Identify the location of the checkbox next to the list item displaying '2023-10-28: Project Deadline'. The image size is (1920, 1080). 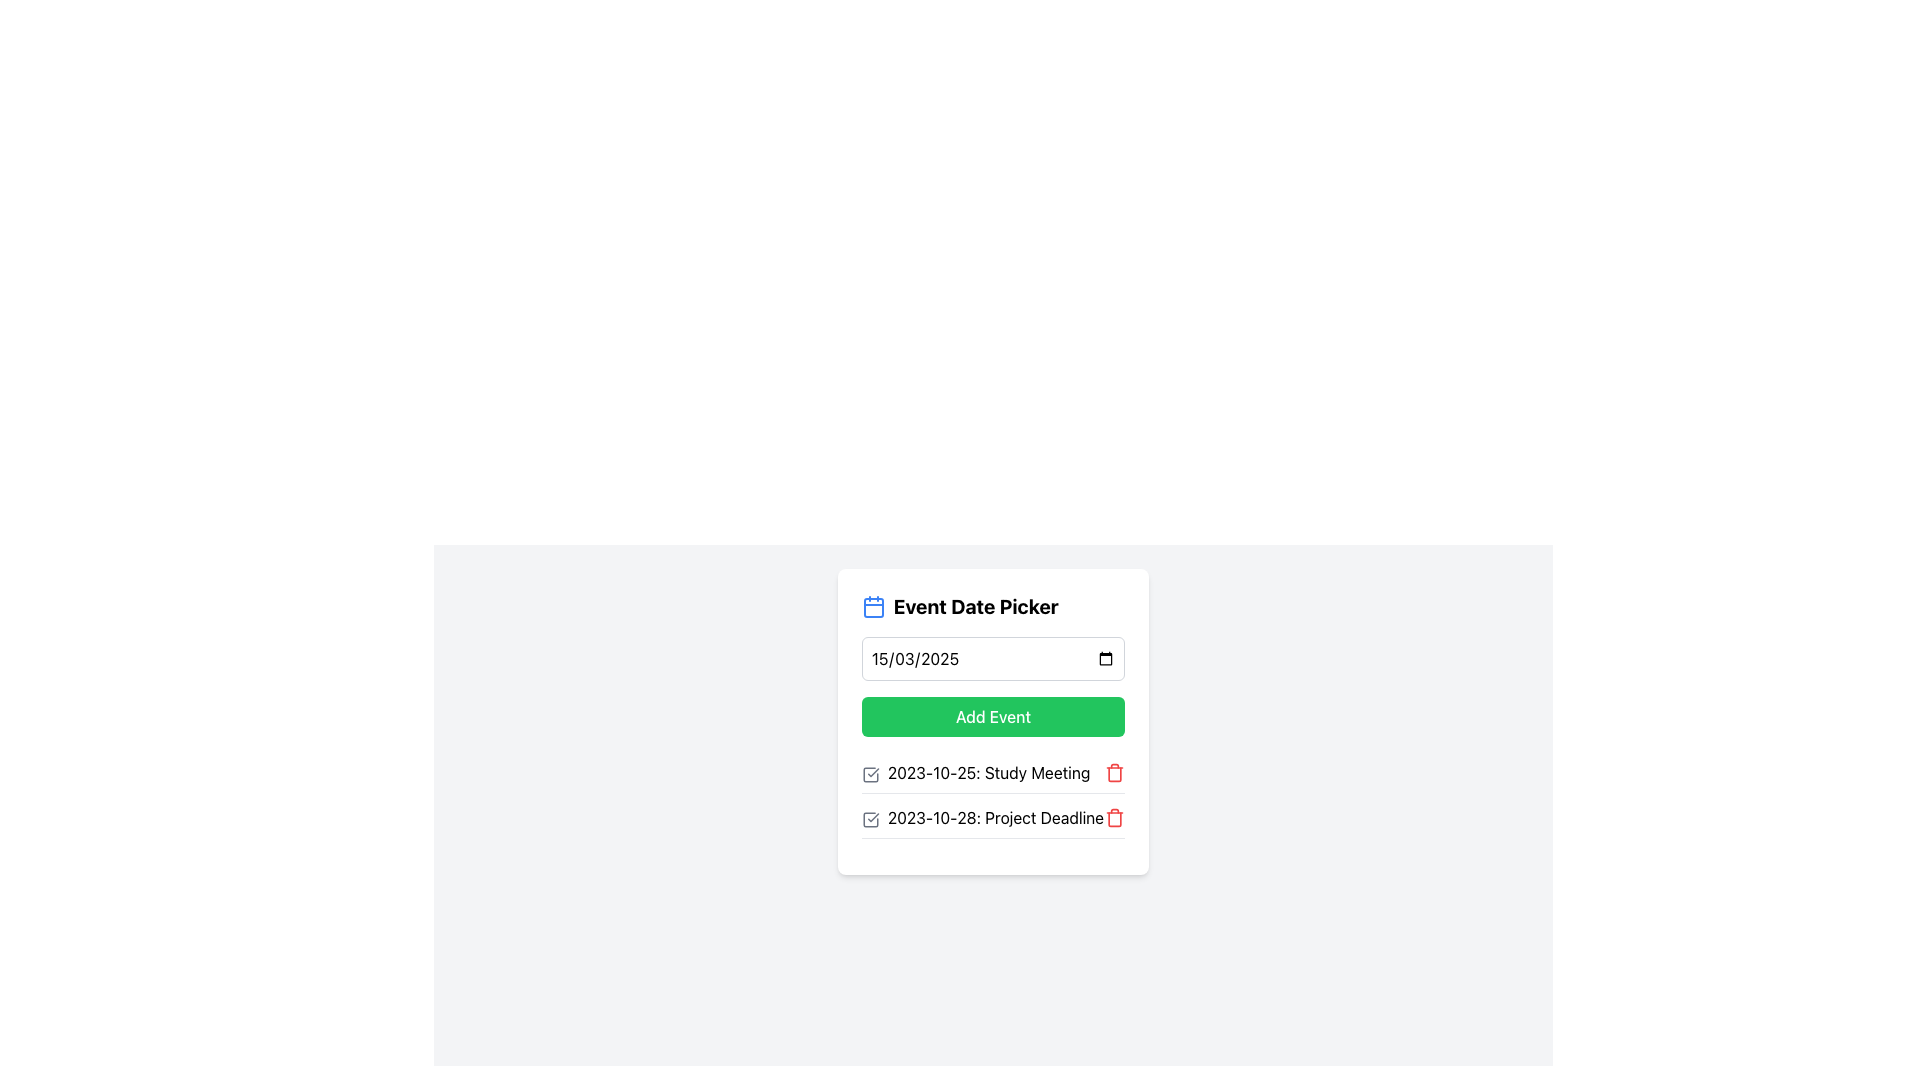
(982, 817).